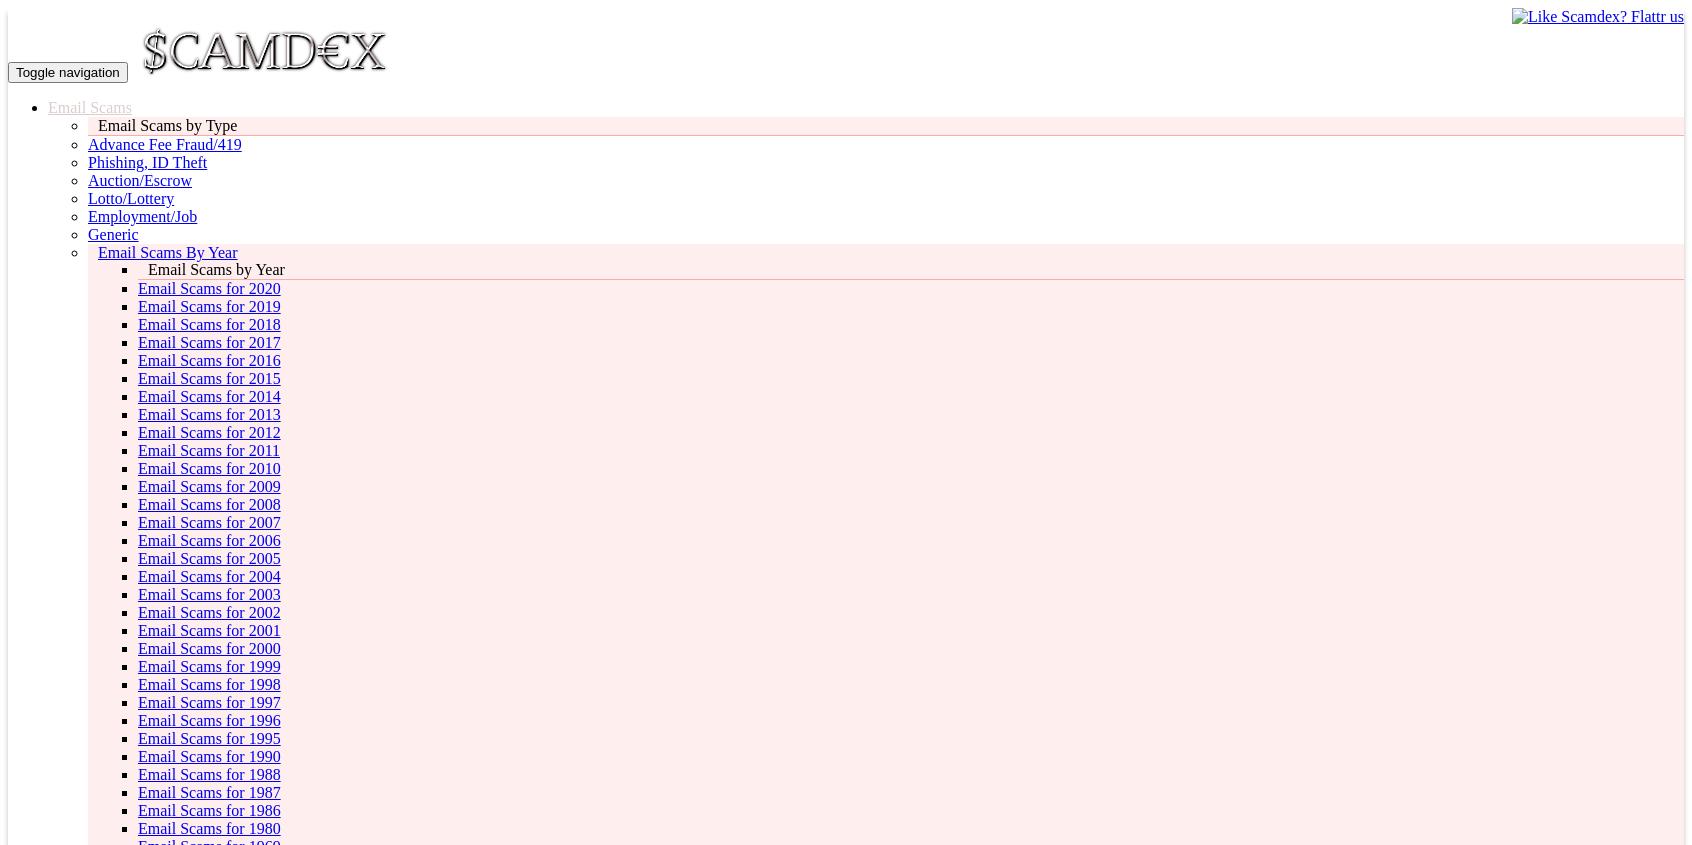 This screenshot has height=845, width=1692. I want to click on 'Email Scams for 2004', so click(138, 575).